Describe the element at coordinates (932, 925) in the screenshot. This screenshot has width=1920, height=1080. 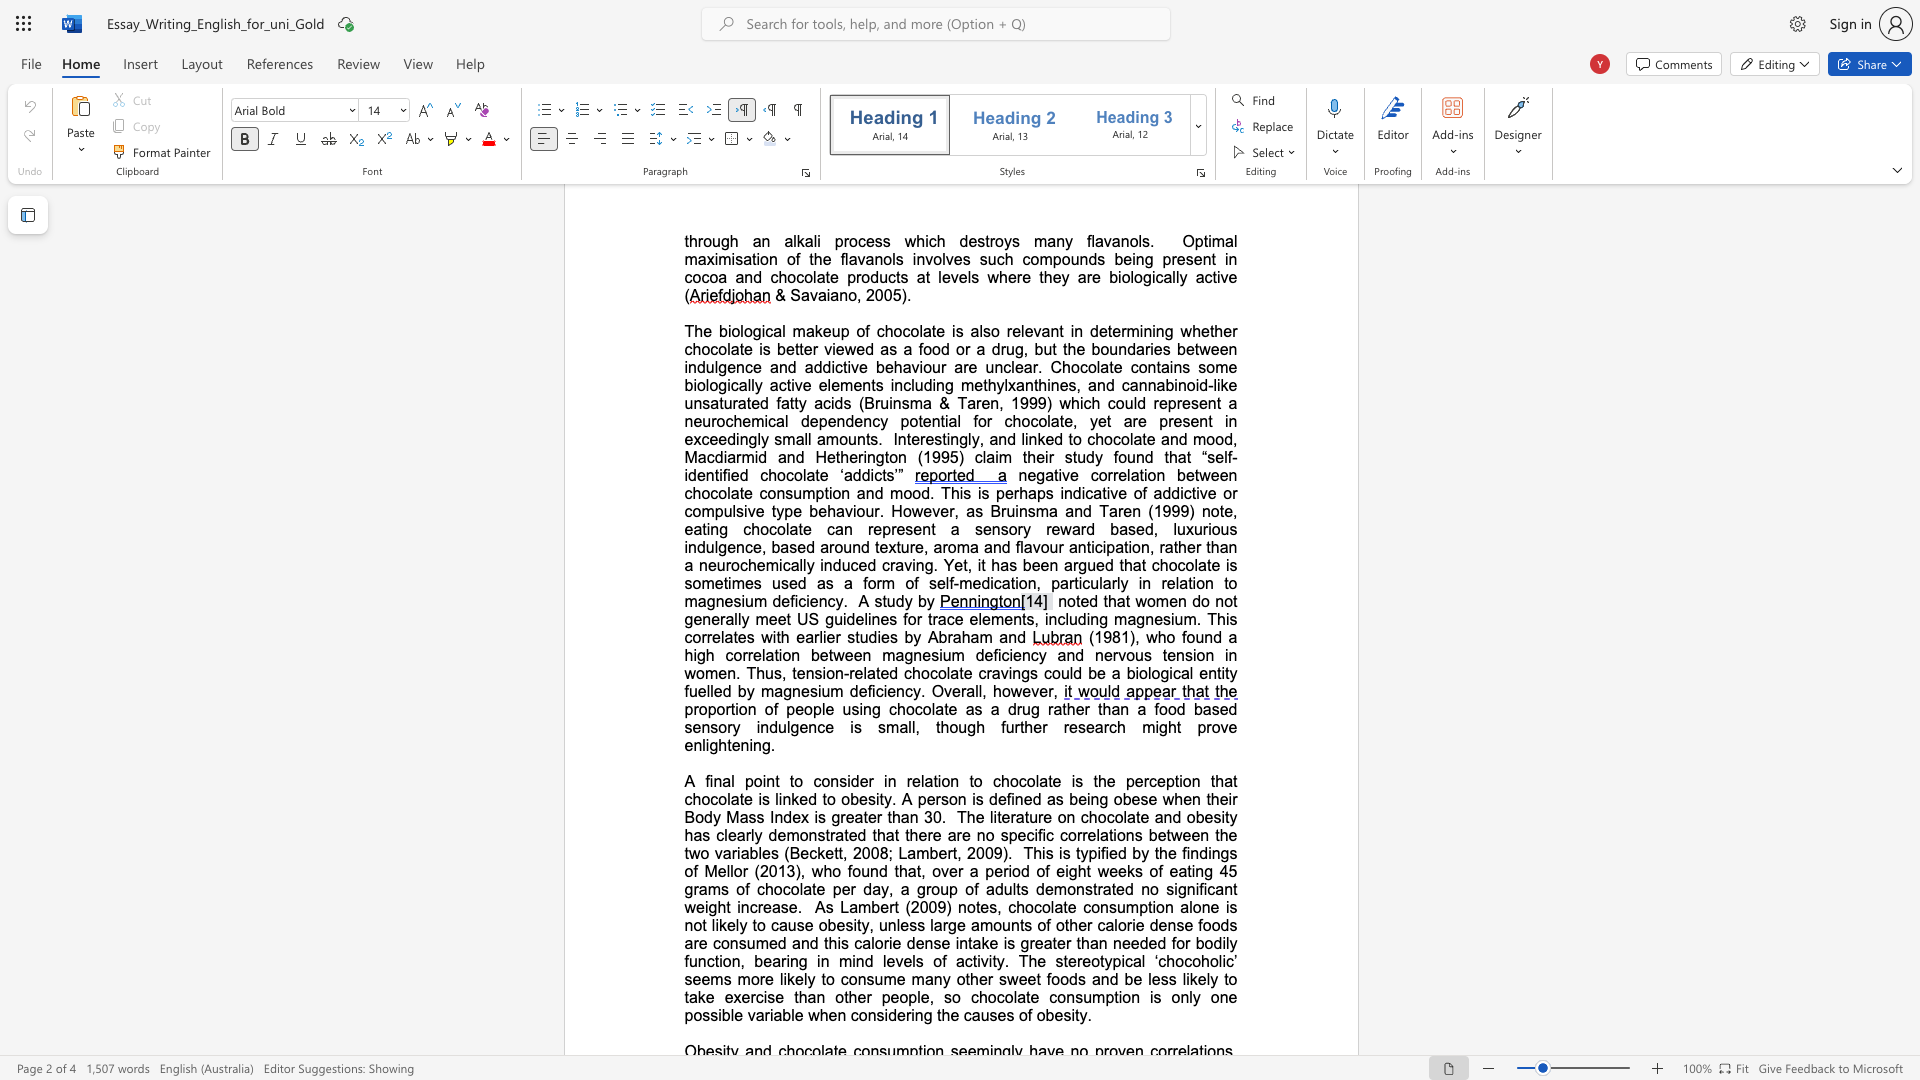
I see `the subset text "arge am" within the text "large amounts"` at that location.